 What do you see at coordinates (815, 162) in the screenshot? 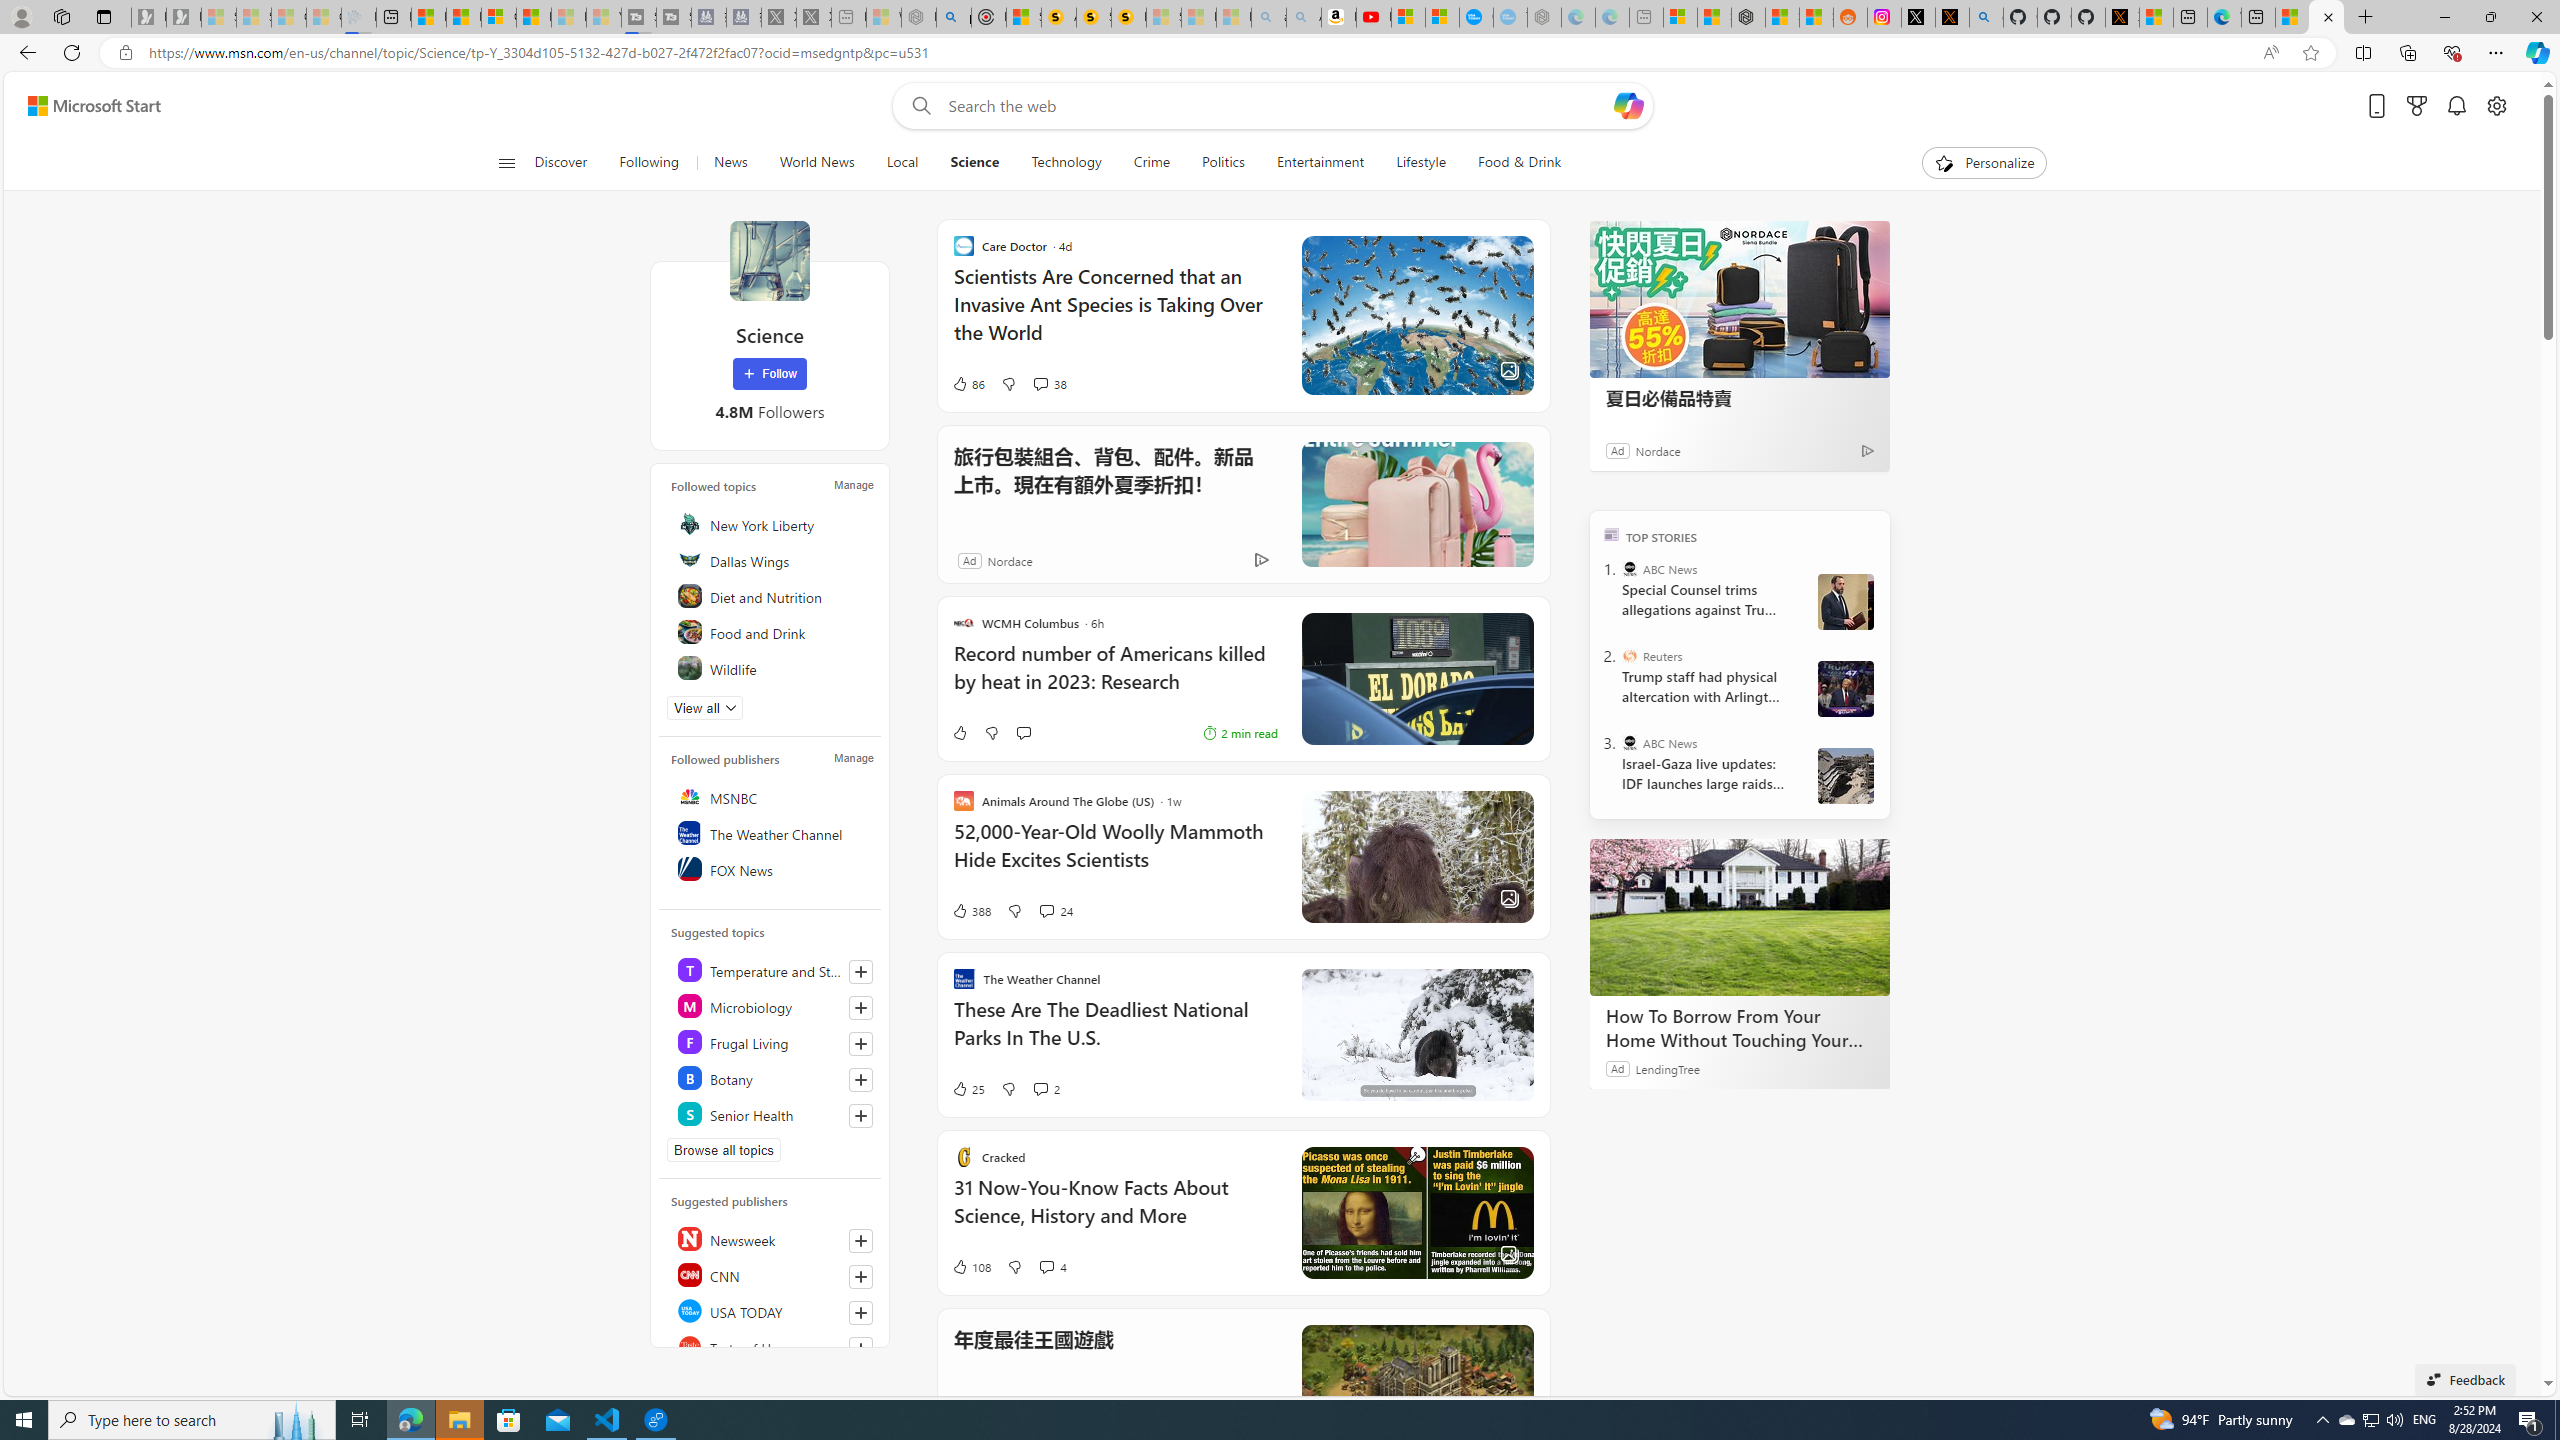
I see `'World News'` at bounding box center [815, 162].